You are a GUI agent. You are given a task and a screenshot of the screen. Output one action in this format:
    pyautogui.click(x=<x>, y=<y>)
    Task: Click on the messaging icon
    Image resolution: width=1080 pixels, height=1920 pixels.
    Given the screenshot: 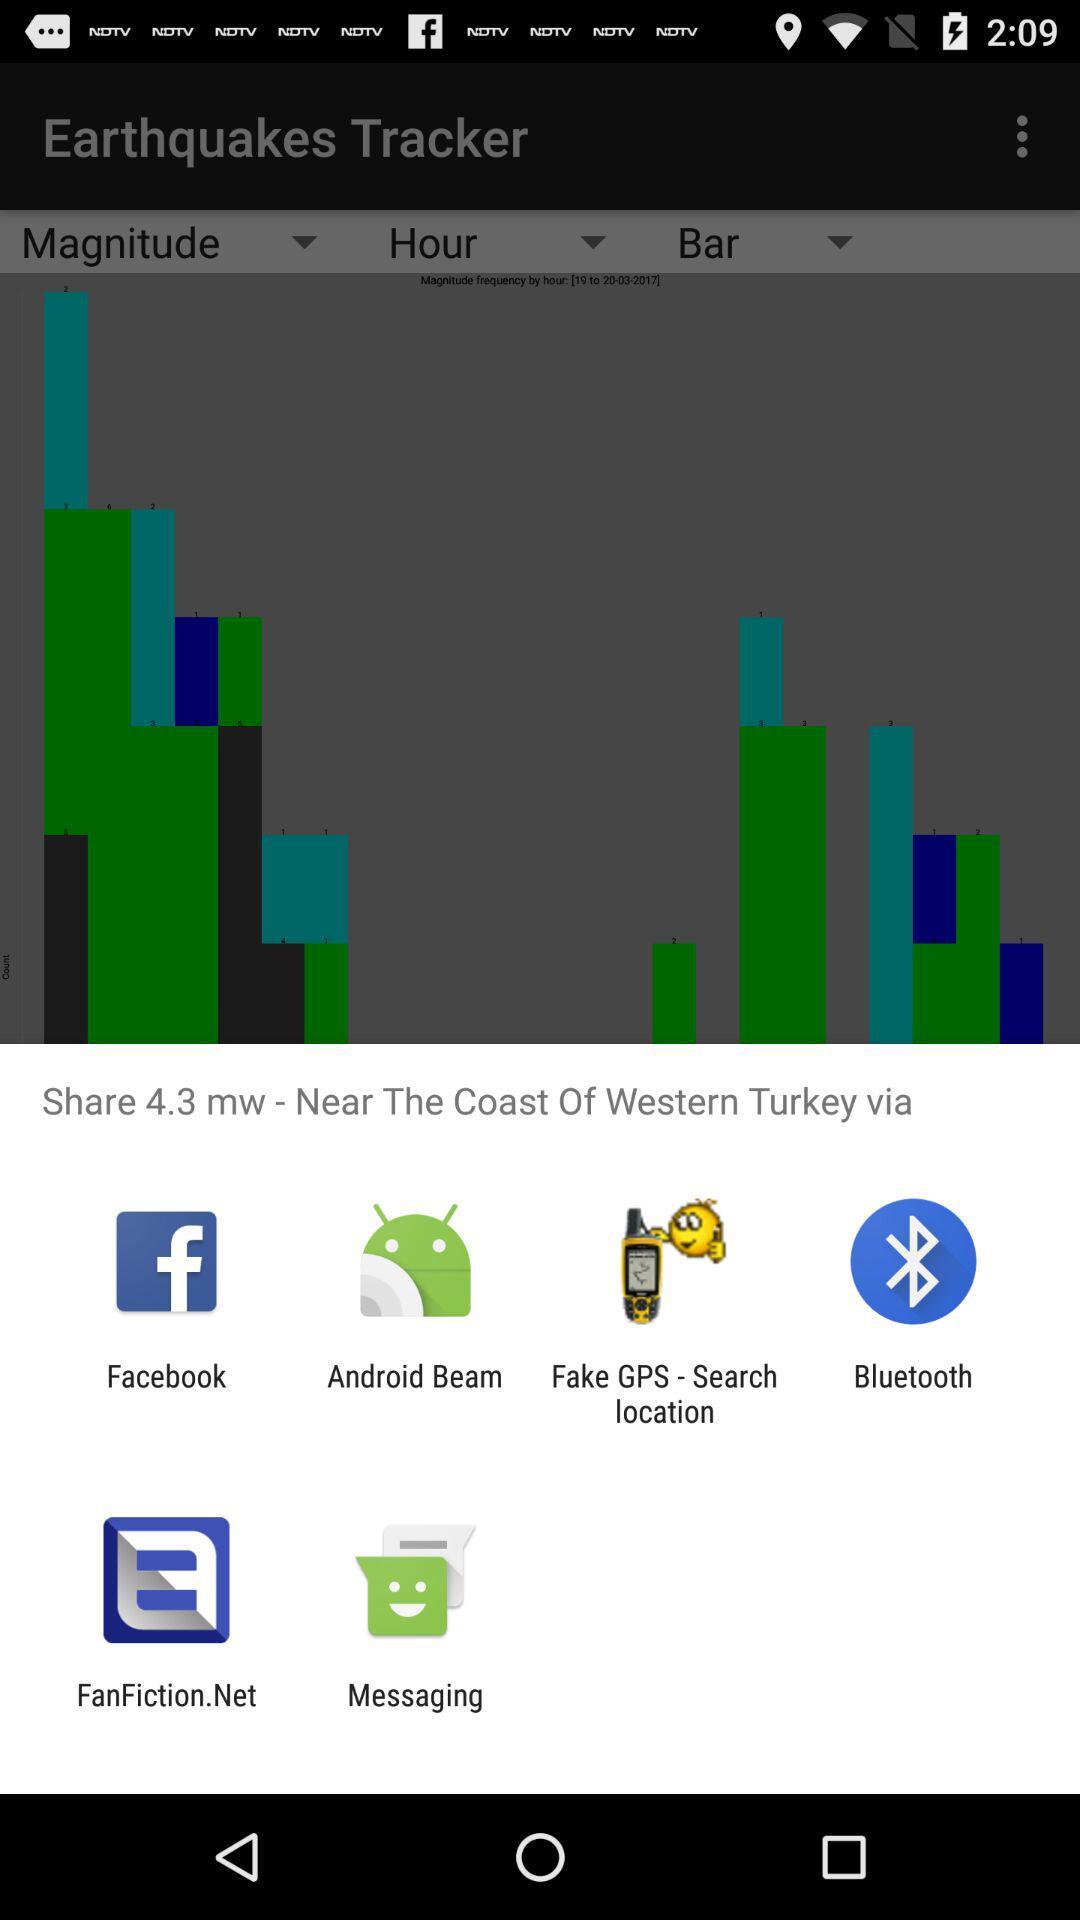 What is the action you would take?
    pyautogui.click(x=414, y=1711)
    